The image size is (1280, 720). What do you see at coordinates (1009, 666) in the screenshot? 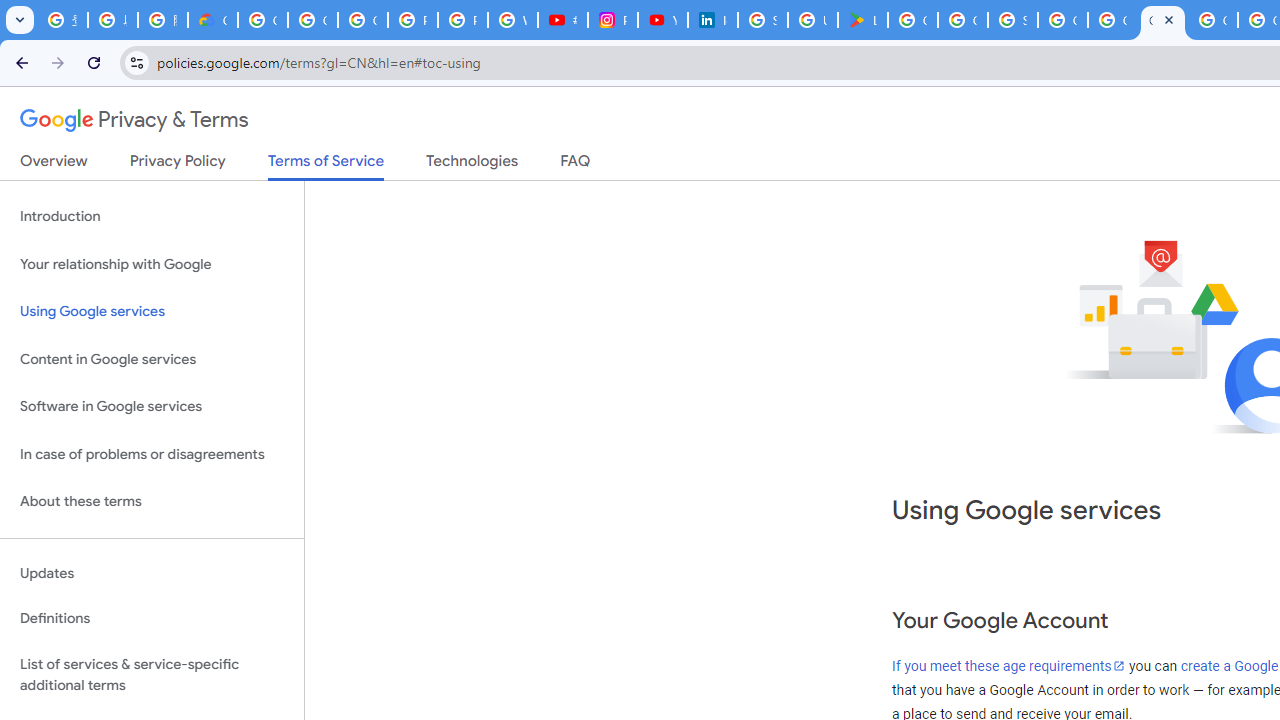
I see `'If you meet these age requirements'` at bounding box center [1009, 666].